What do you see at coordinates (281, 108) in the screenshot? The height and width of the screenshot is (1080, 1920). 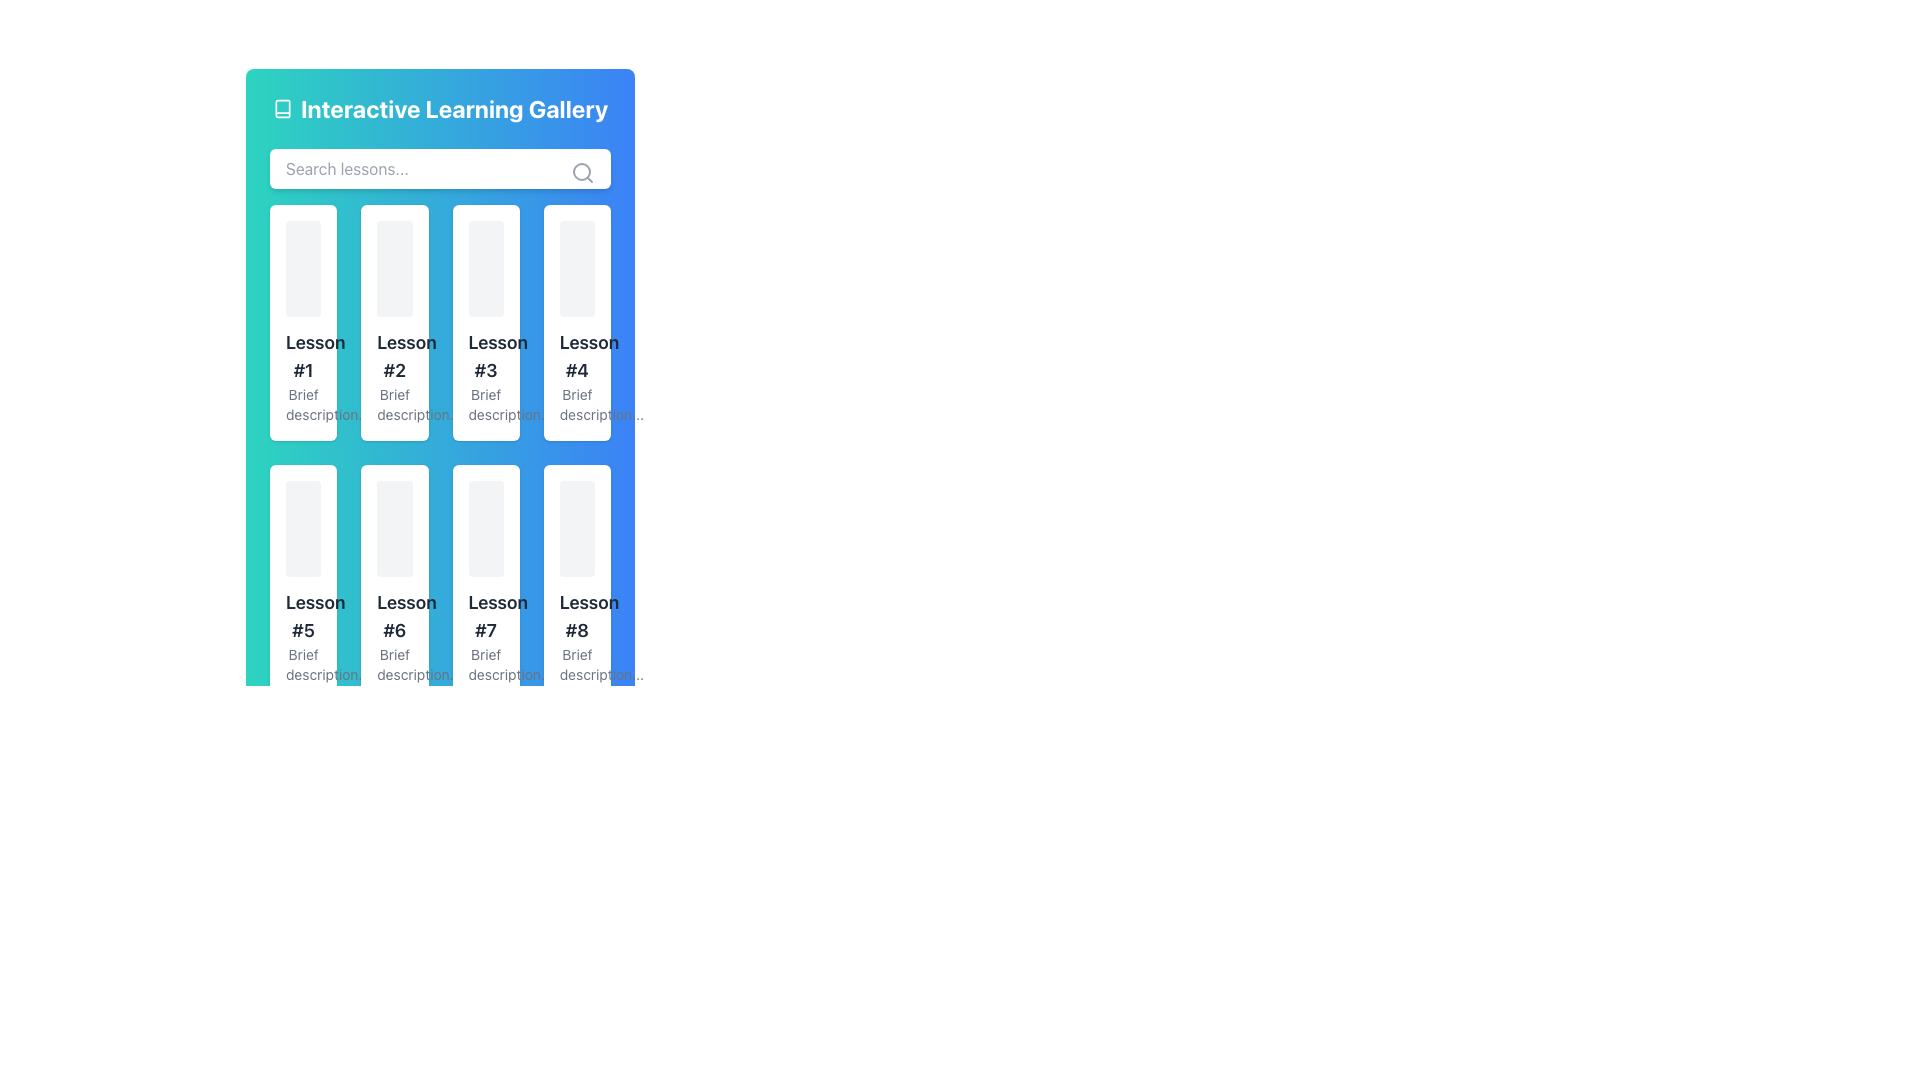 I see `the outlined book icon located to the left of the text 'Interactive Learning Gallery', which is vertically centered with the text and aligned to its left` at bounding box center [281, 108].